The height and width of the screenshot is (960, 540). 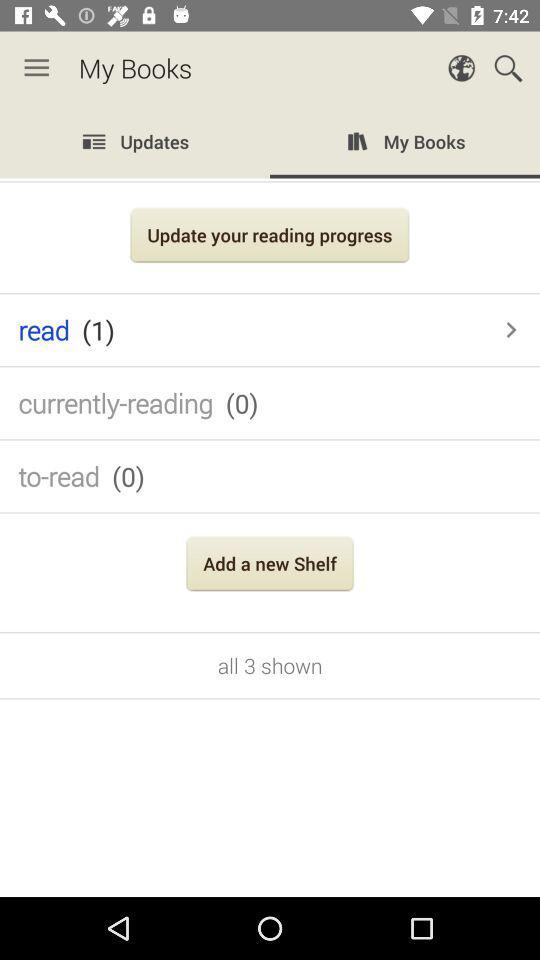 What do you see at coordinates (269, 237) in the screenshot?
I see `the update your reading item` at bounding box center [269, 237].